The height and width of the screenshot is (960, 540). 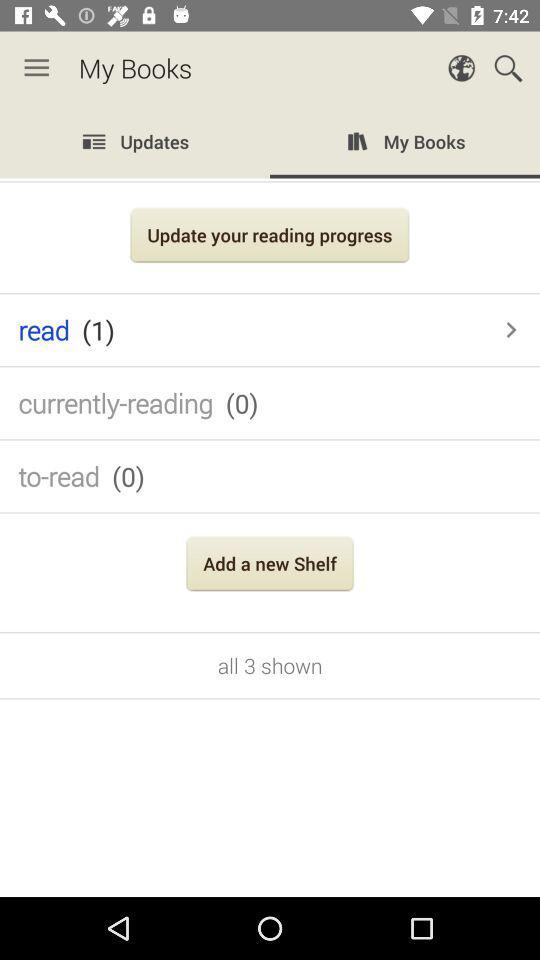 What do you see at coordinates (269, 237) in the screenshot?
I see `the update your reading item` at bounding box center [269, 237].